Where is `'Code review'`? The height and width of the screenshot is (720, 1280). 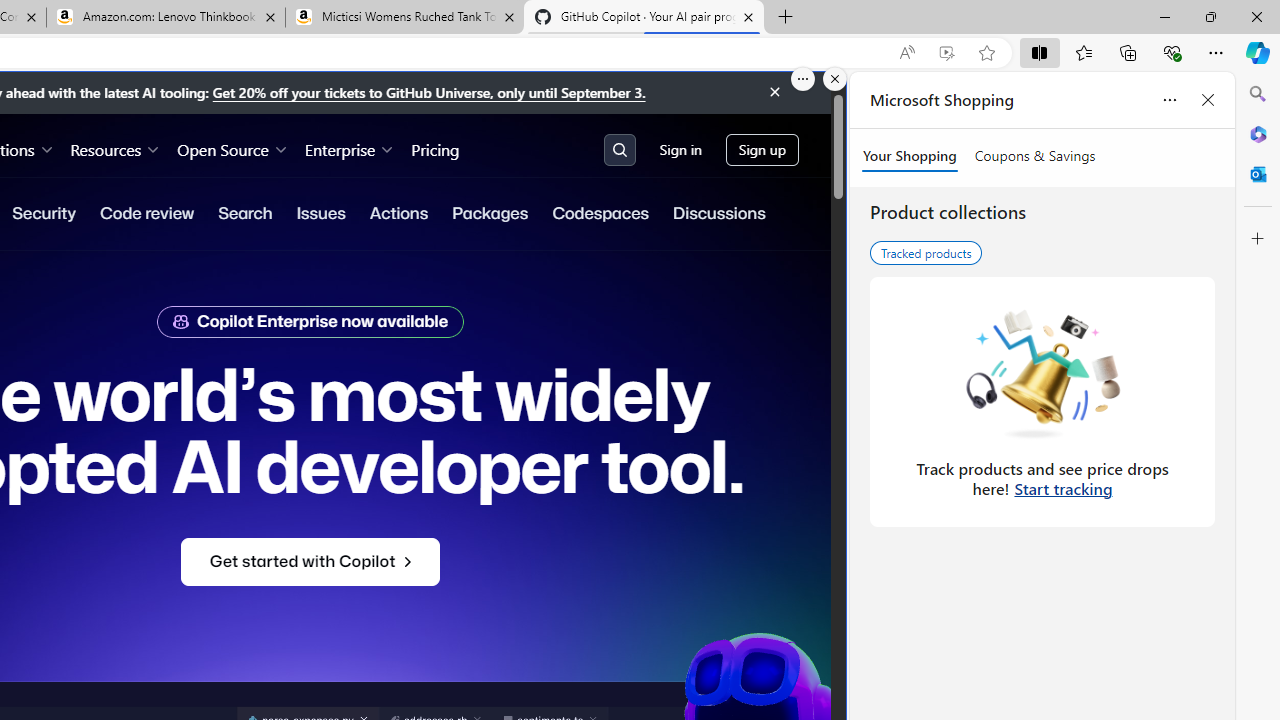
'Code review' is located at coordinates (146, 213).